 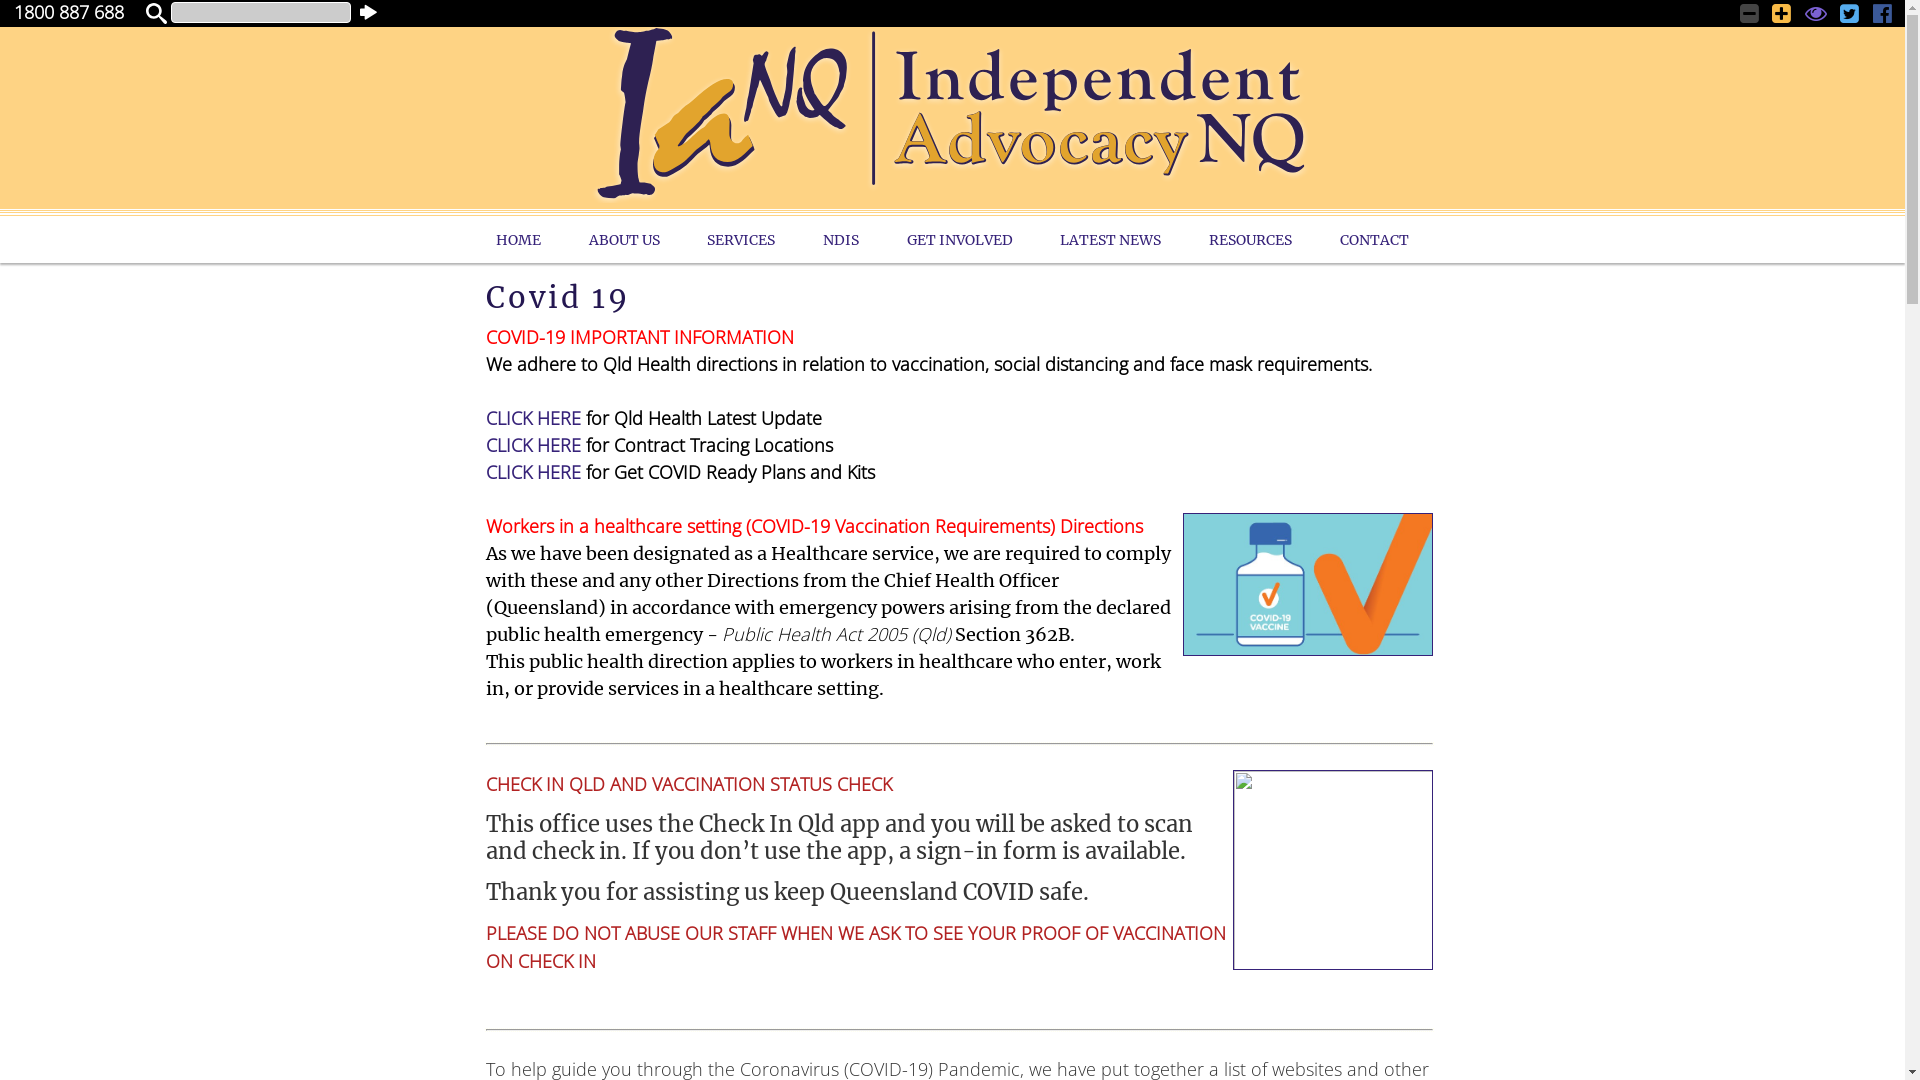 I want to click on 'HOME', so click(x=518, y=238).